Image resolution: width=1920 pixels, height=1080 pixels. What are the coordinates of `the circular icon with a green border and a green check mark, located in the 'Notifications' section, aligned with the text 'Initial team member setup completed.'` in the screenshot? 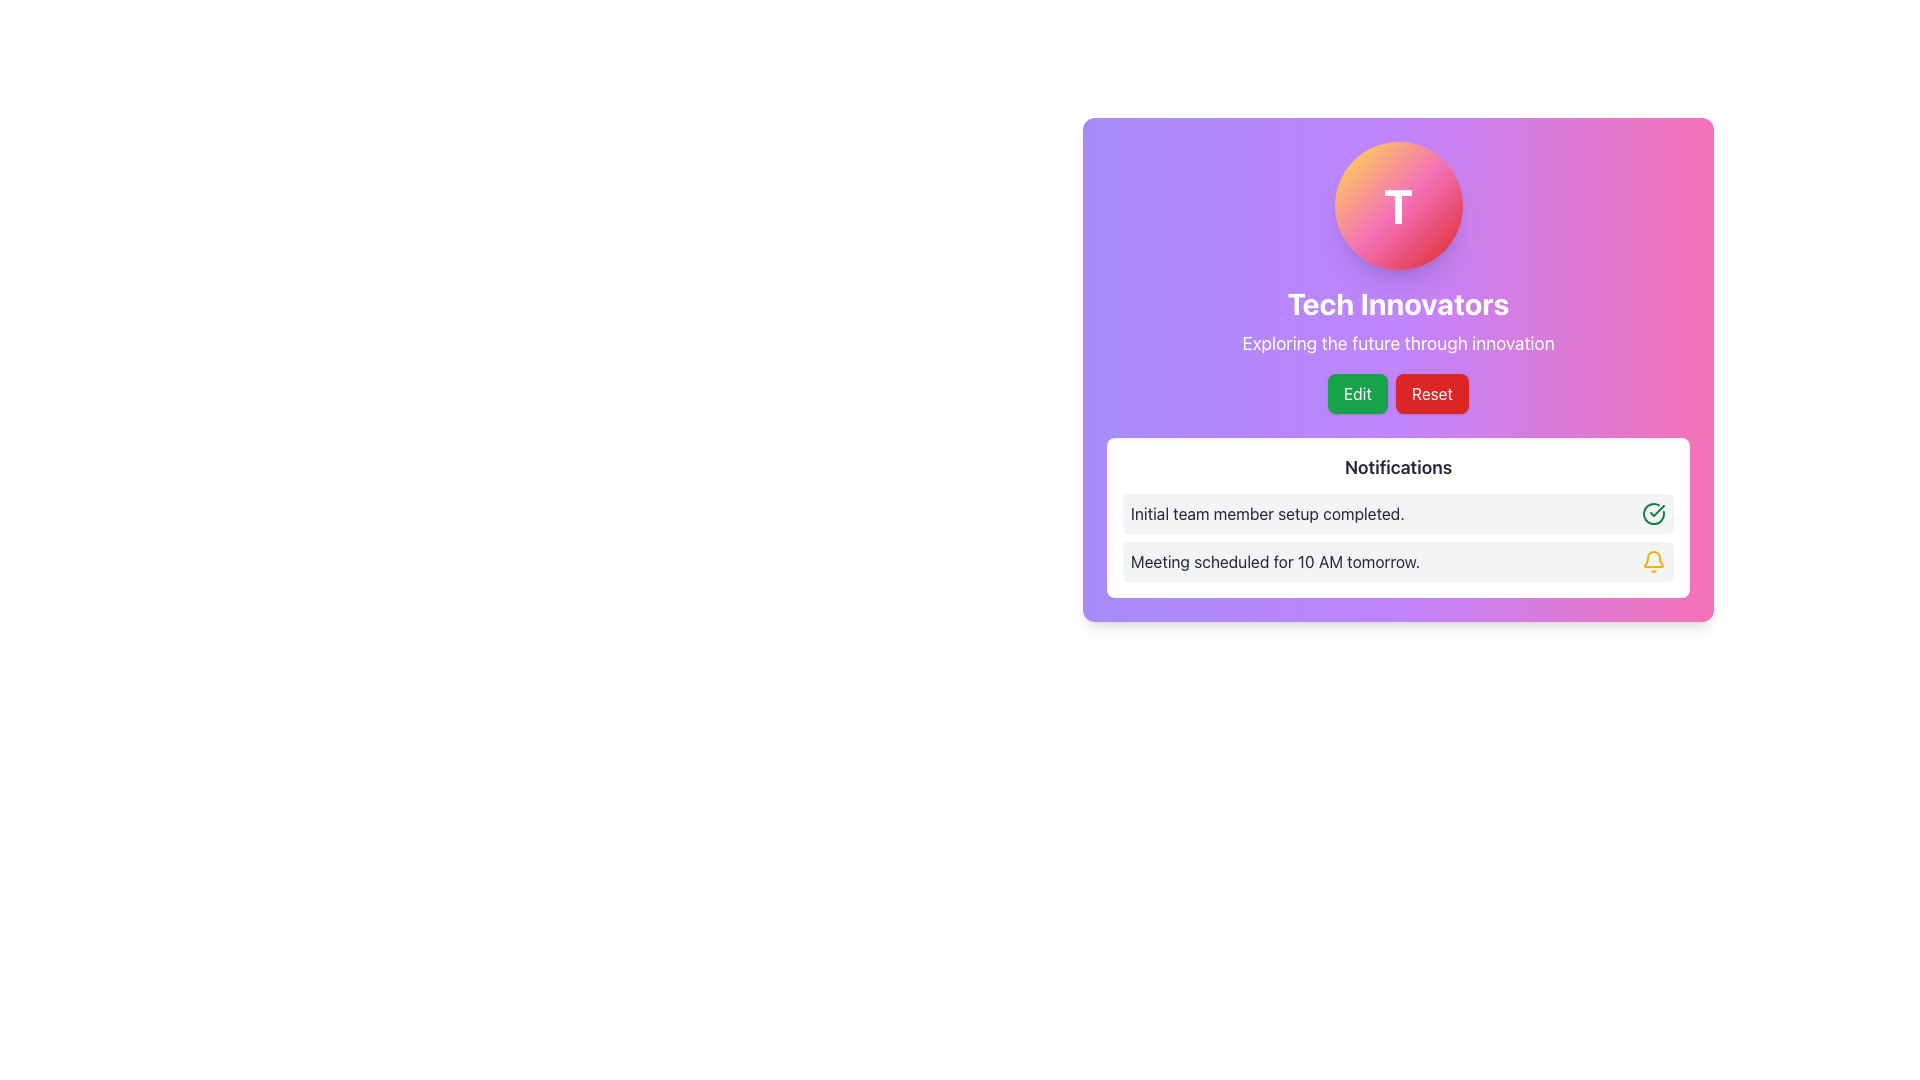 It's located at (1654, 512).